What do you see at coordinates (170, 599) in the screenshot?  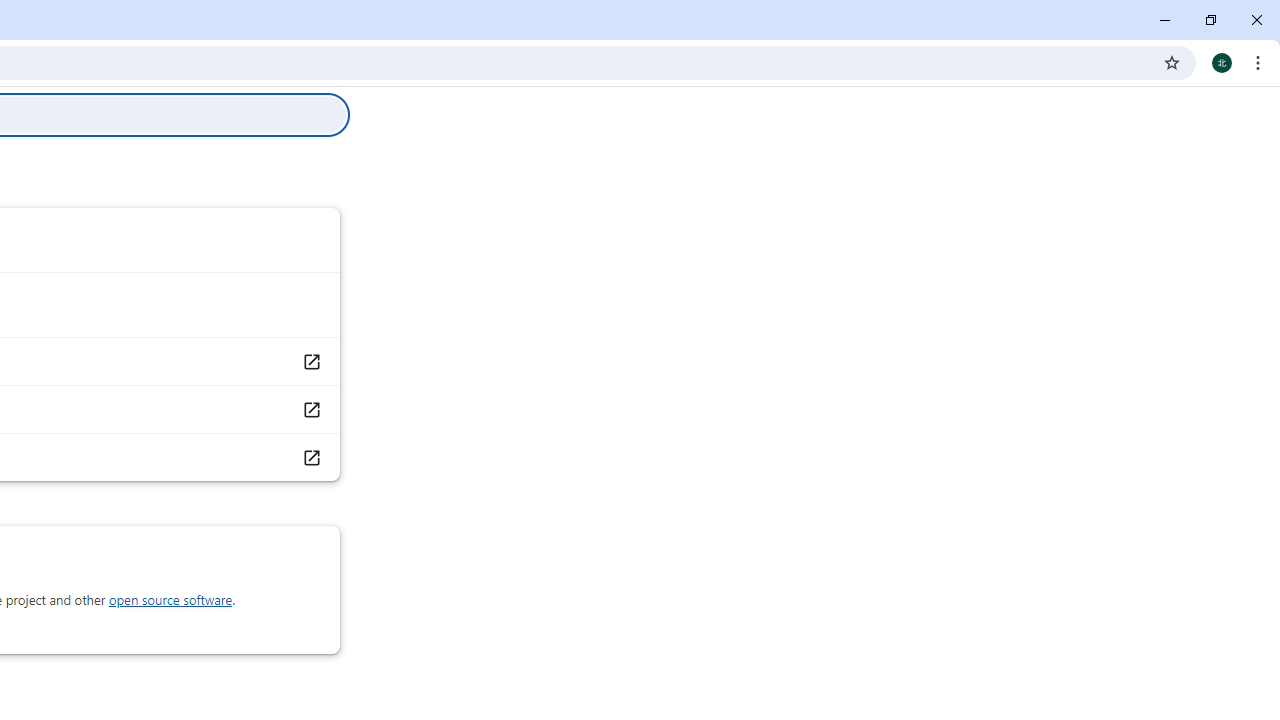 I see `'open source software'` at bounding box center [170, 599].